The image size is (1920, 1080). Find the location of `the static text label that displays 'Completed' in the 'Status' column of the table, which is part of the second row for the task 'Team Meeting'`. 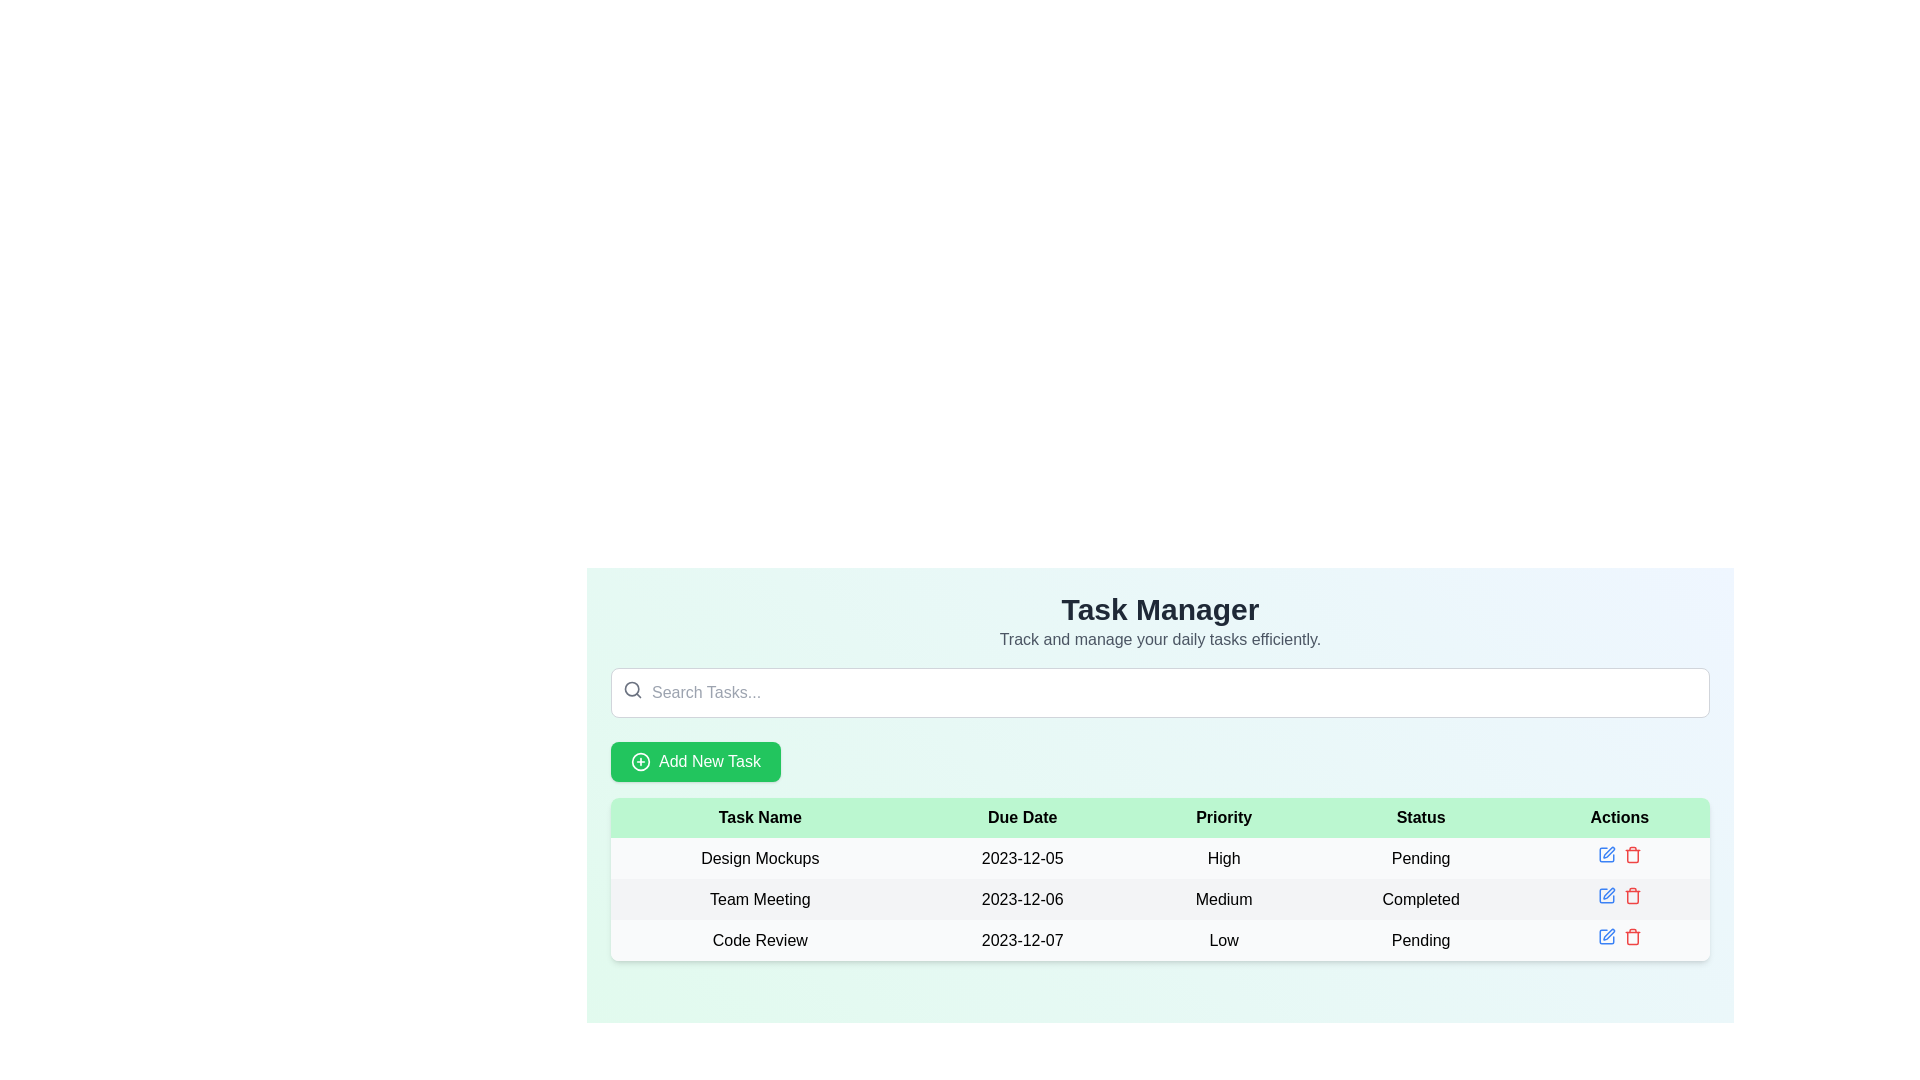

the static text label that displays 'Completed' in the 'Status' column of the table, which is part of the second row for the task 'Team Meeting' is located at coordinates (1420, 898).